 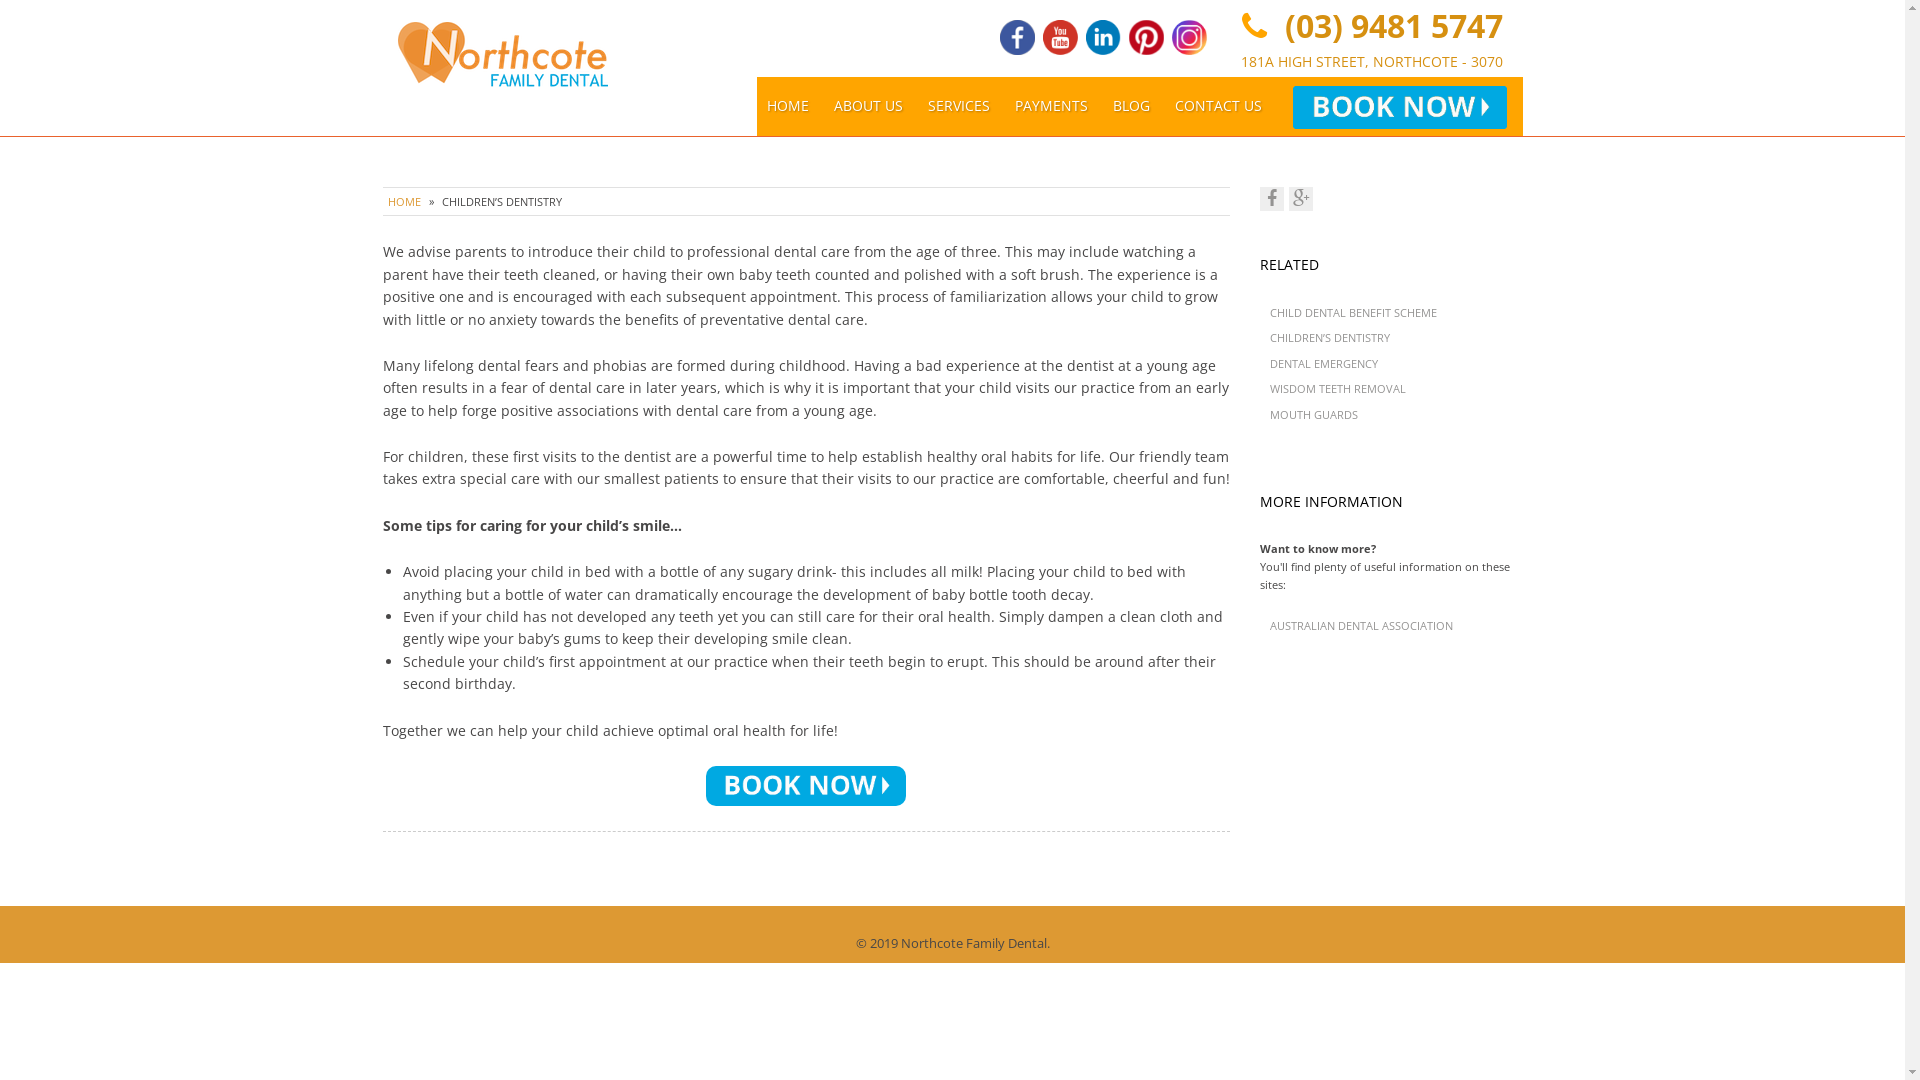 I want to click on 'CHILD DENTAL BENEFIT SCHEME', so click(x=1353, y=312).